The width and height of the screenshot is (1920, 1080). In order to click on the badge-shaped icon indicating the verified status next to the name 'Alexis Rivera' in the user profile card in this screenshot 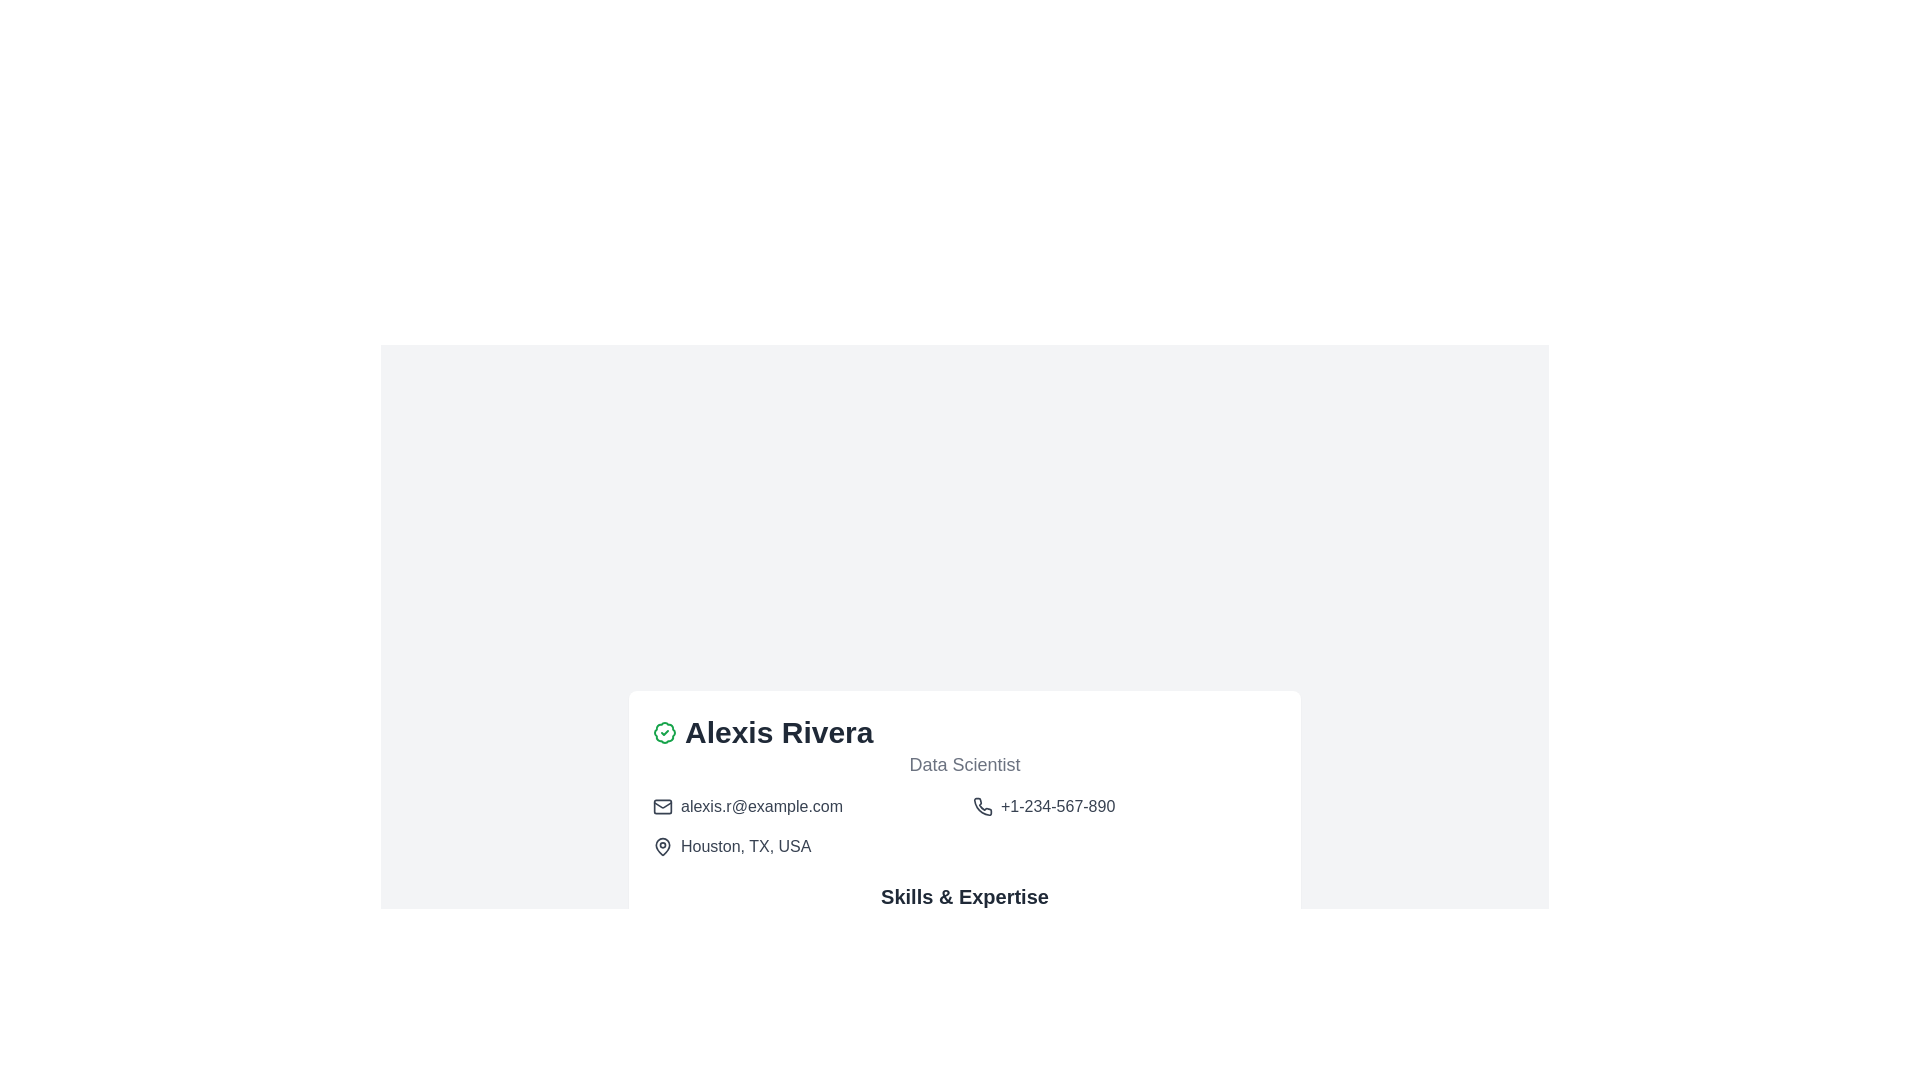, I will do `click(664, 732)`.